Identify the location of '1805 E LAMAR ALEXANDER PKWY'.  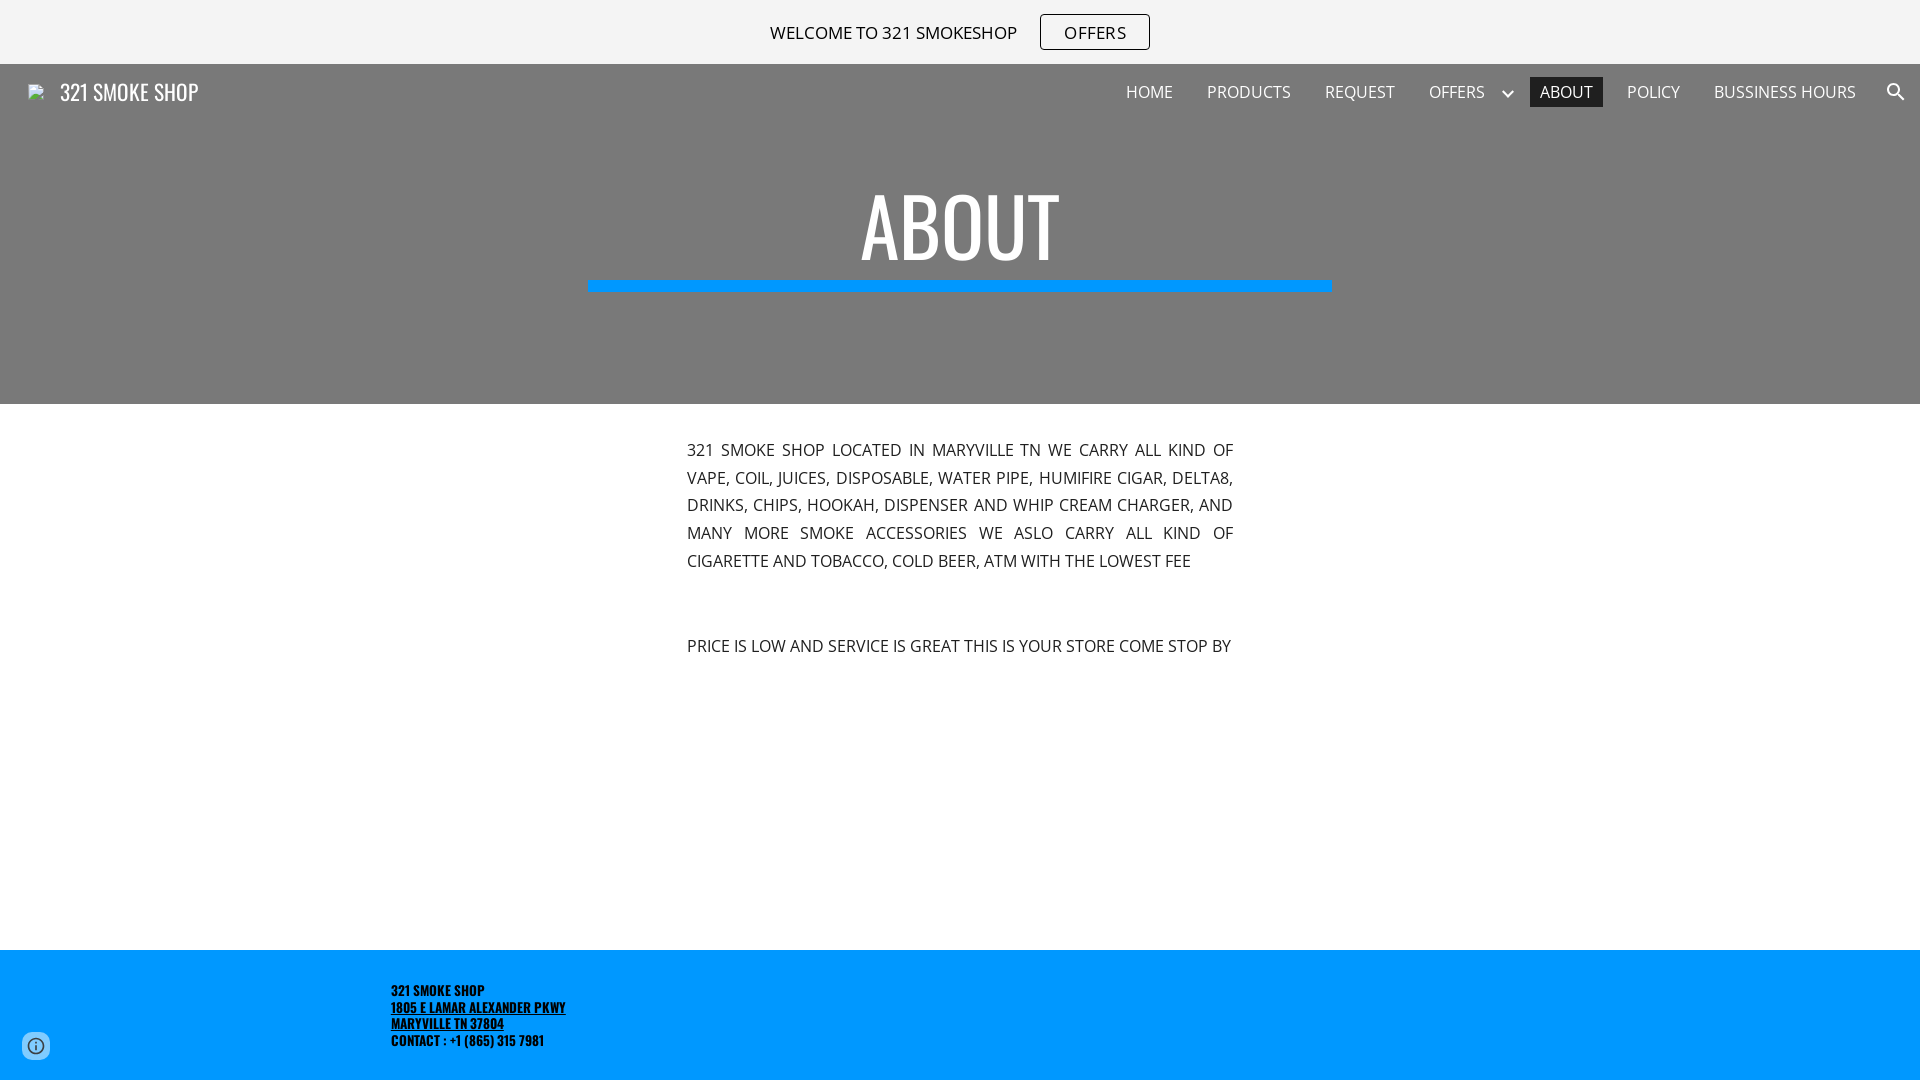
(477, 1007).